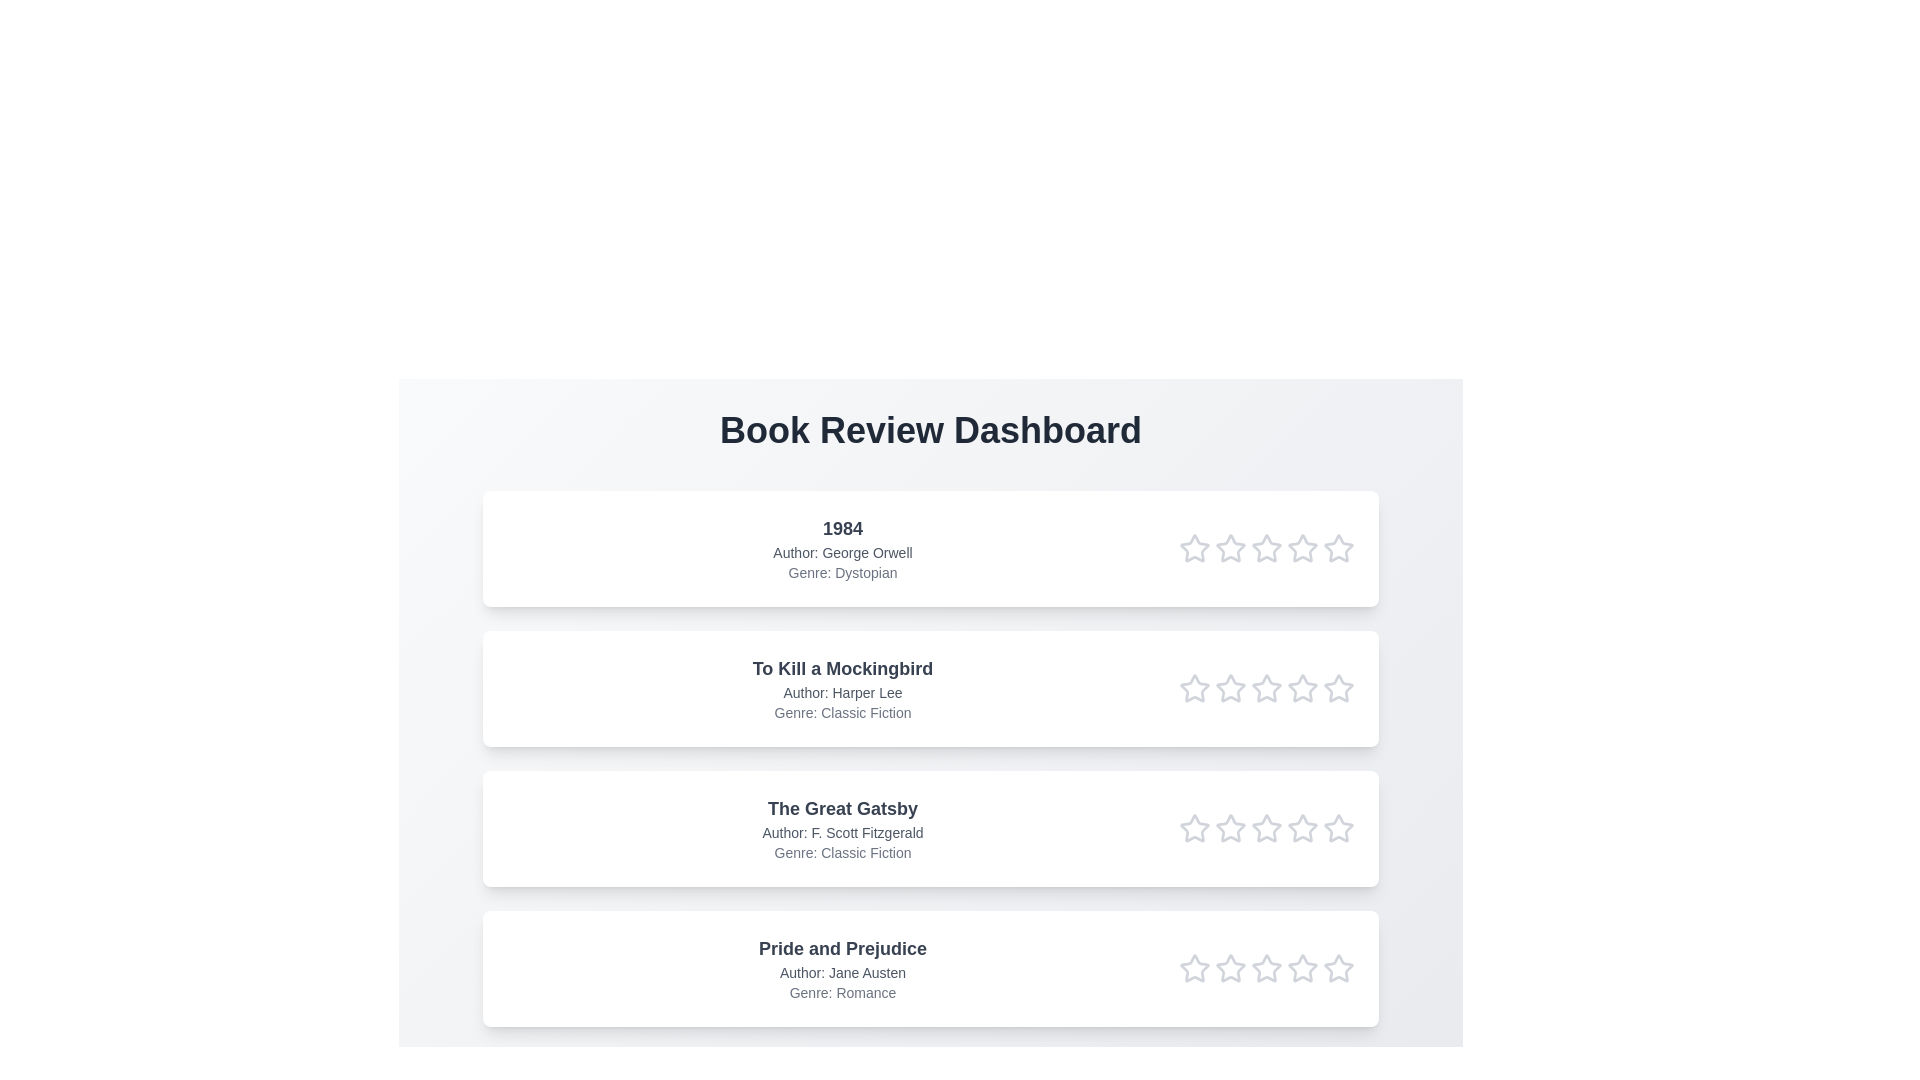 The height and width of the screenshot is (1080, 1920). Describe the element at coordinates (1339, 688) in the screenshot. I see `the star corresponding to 5 in the rating row of the book titled To Kill a Mockingbird` at that location.